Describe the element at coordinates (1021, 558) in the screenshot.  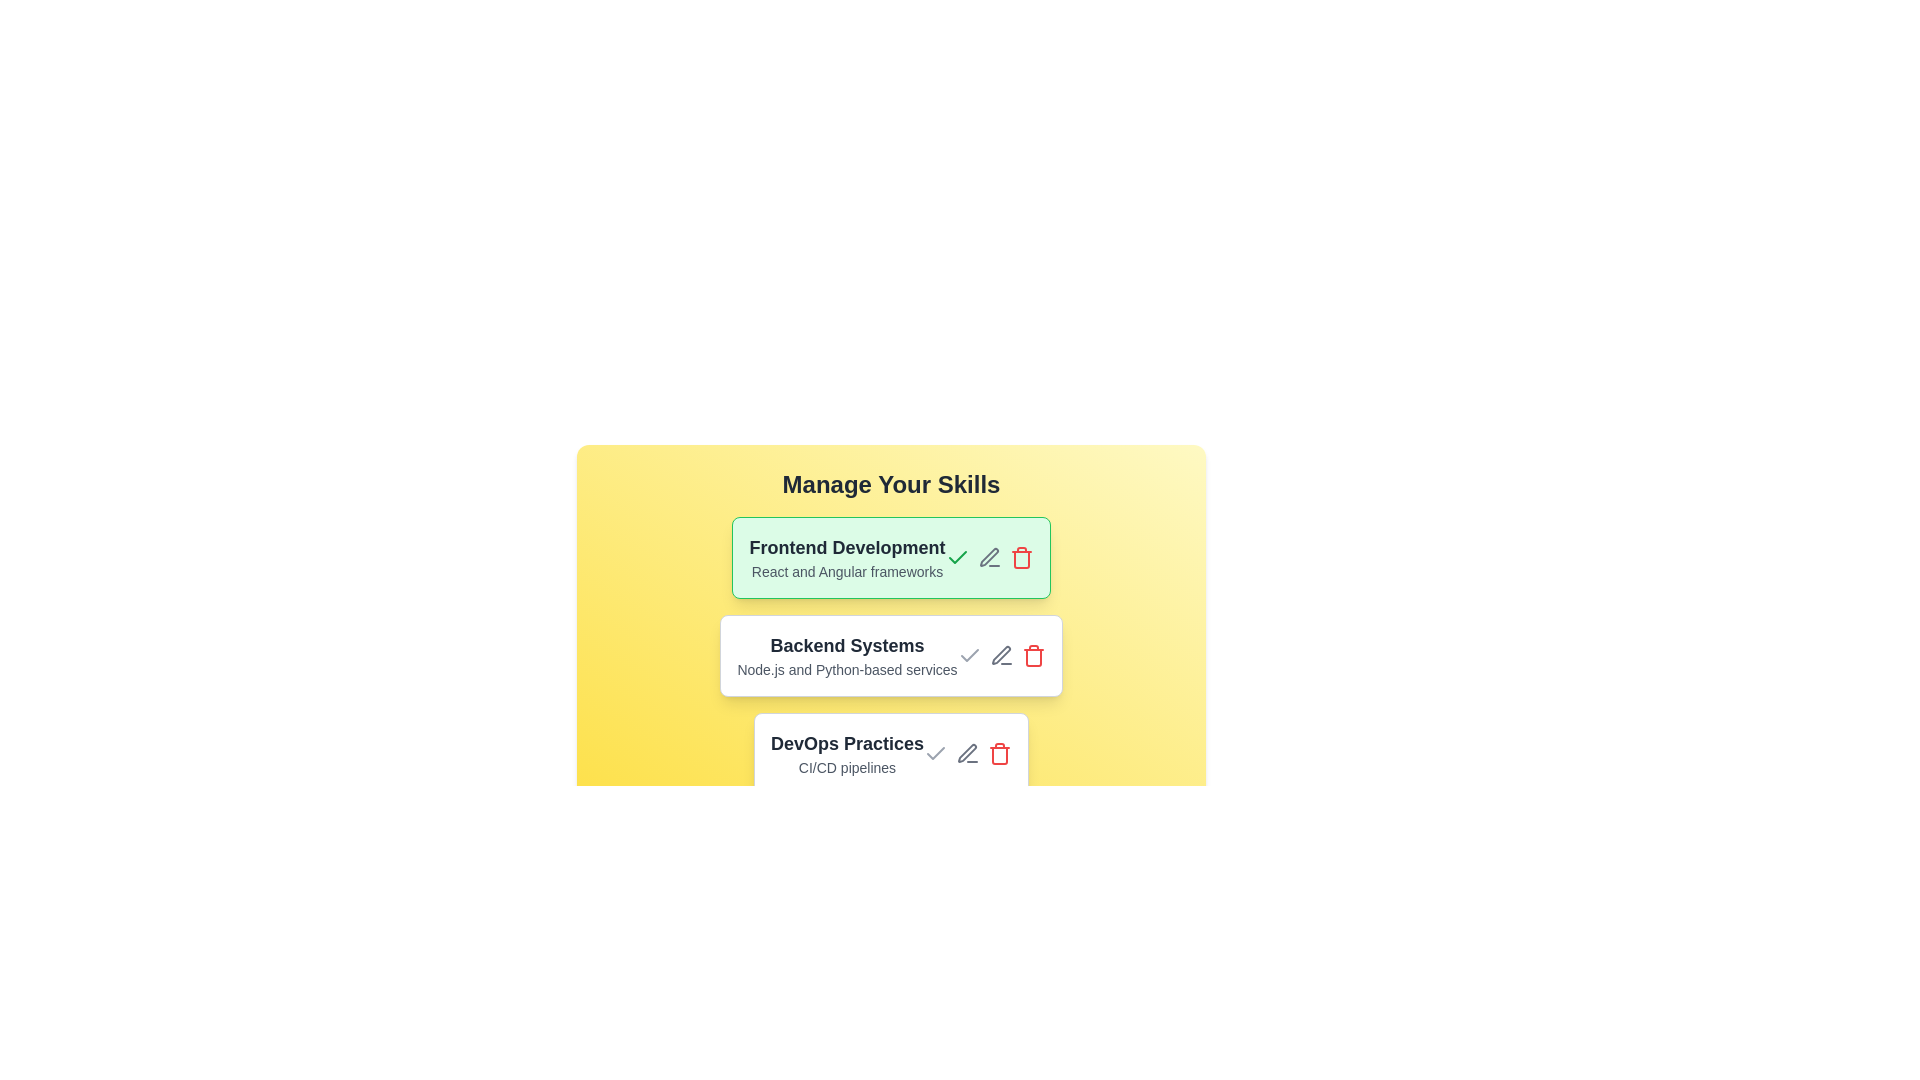
I see `the trash icon to delete the item corresponding to the skill Frontend Development` at that location.